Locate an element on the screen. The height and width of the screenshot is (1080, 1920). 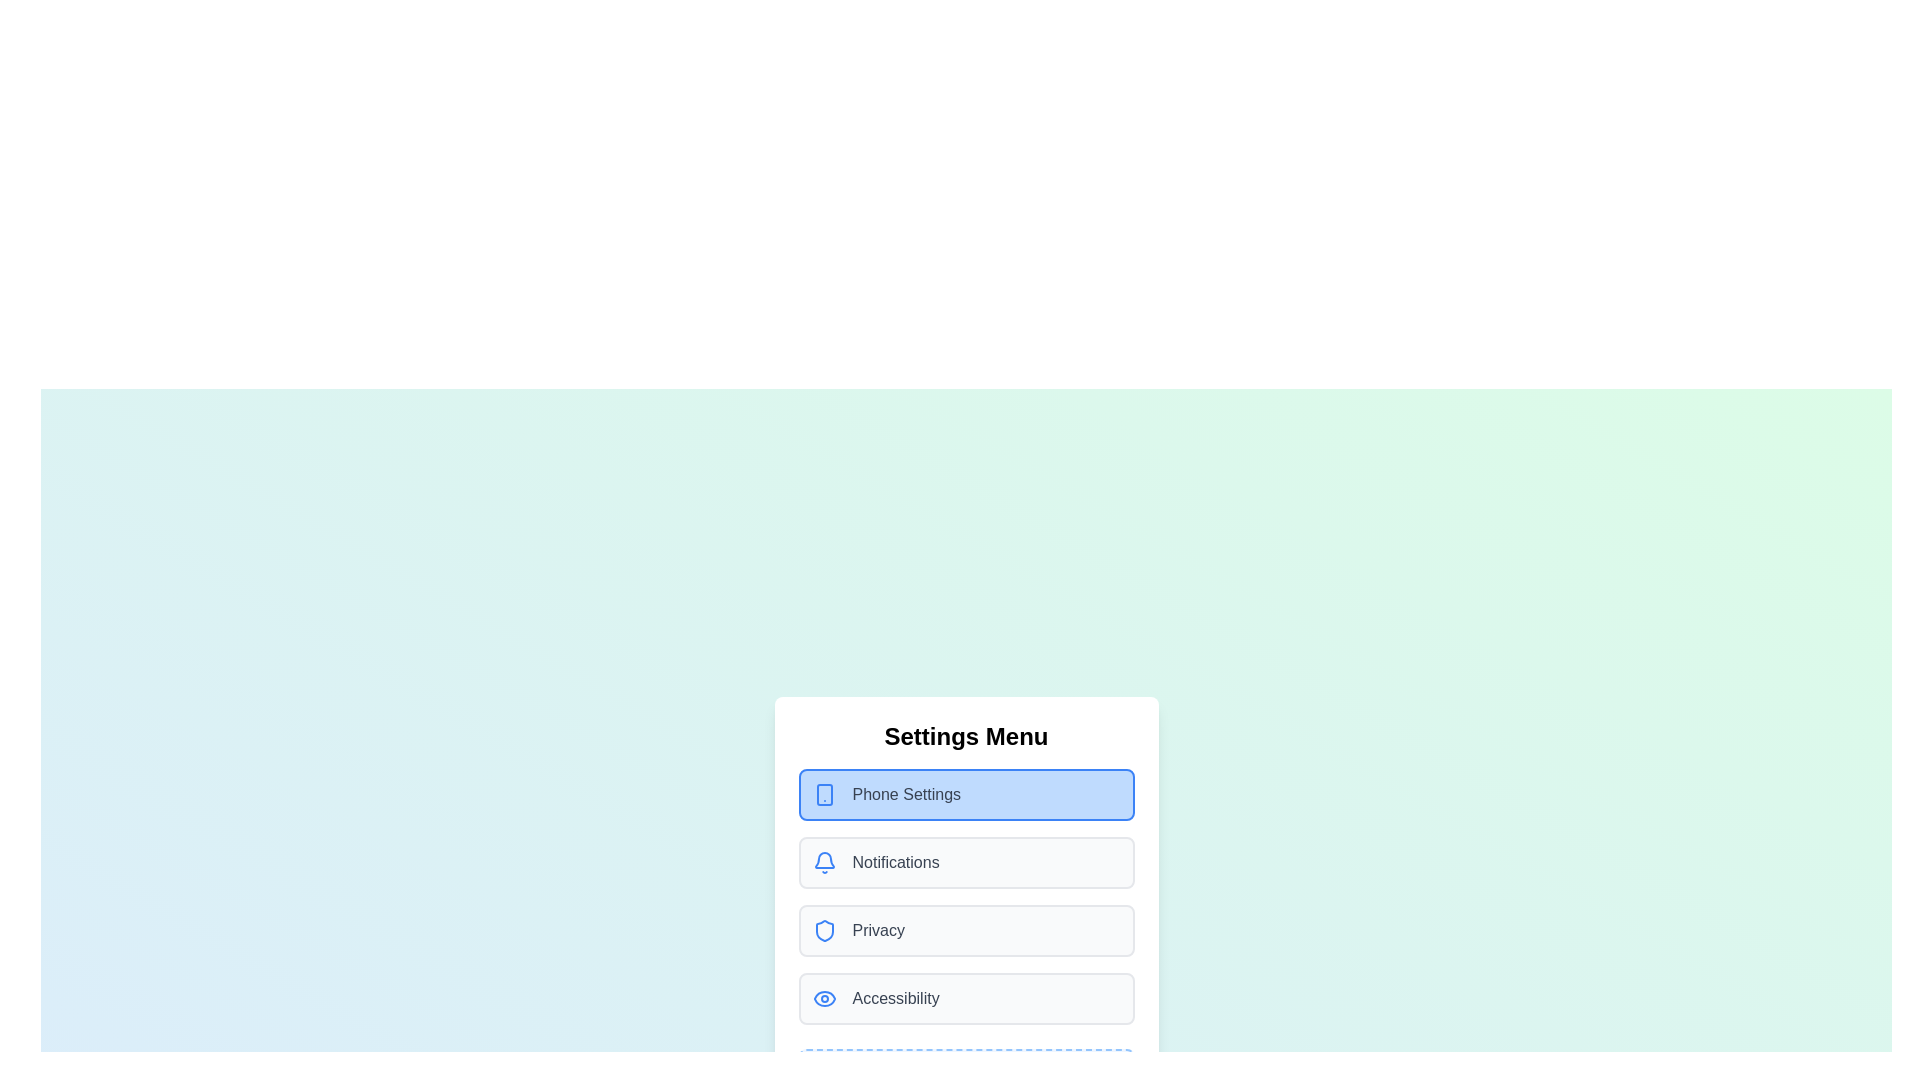
the menu item corresponding to Accessibility by clicking its associated icon is located at coordinates (824, 999).